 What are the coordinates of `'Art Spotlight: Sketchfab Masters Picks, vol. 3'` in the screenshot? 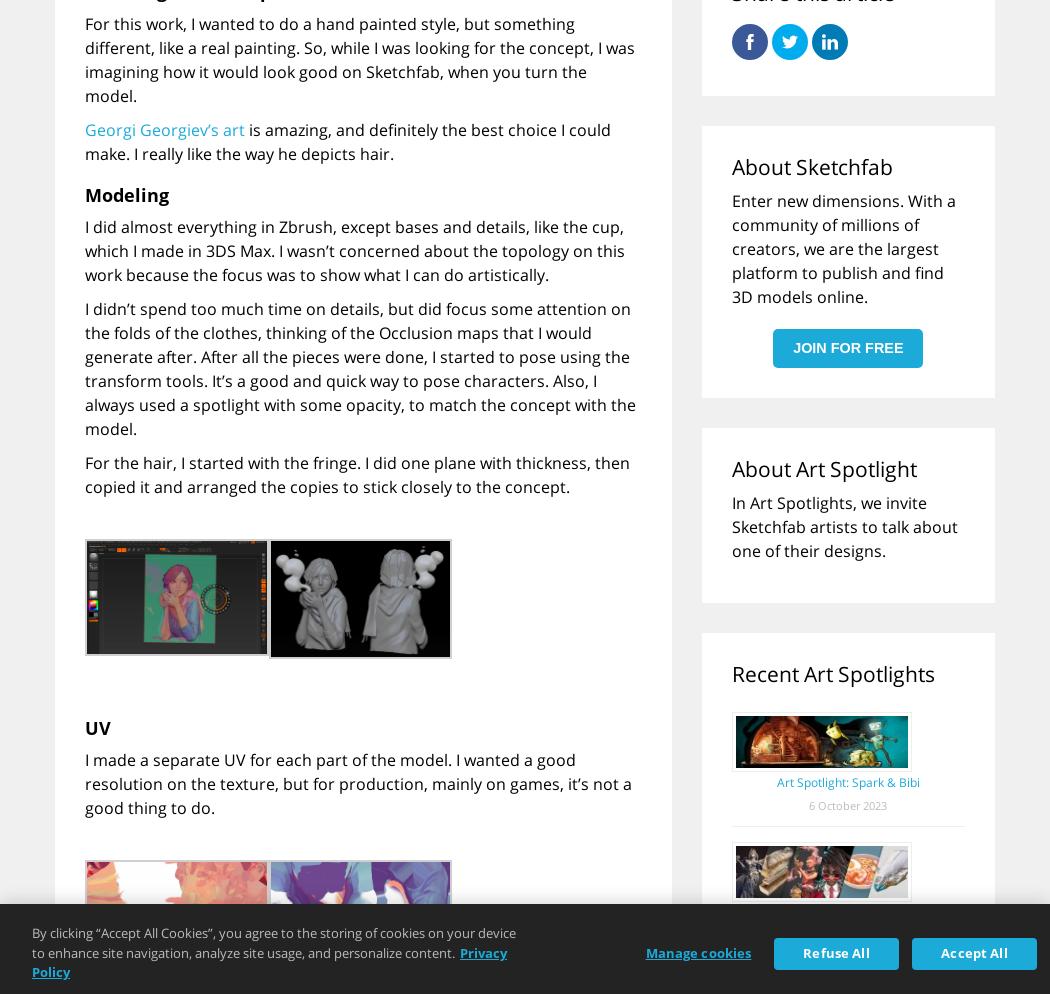 It's located at (847, 920).